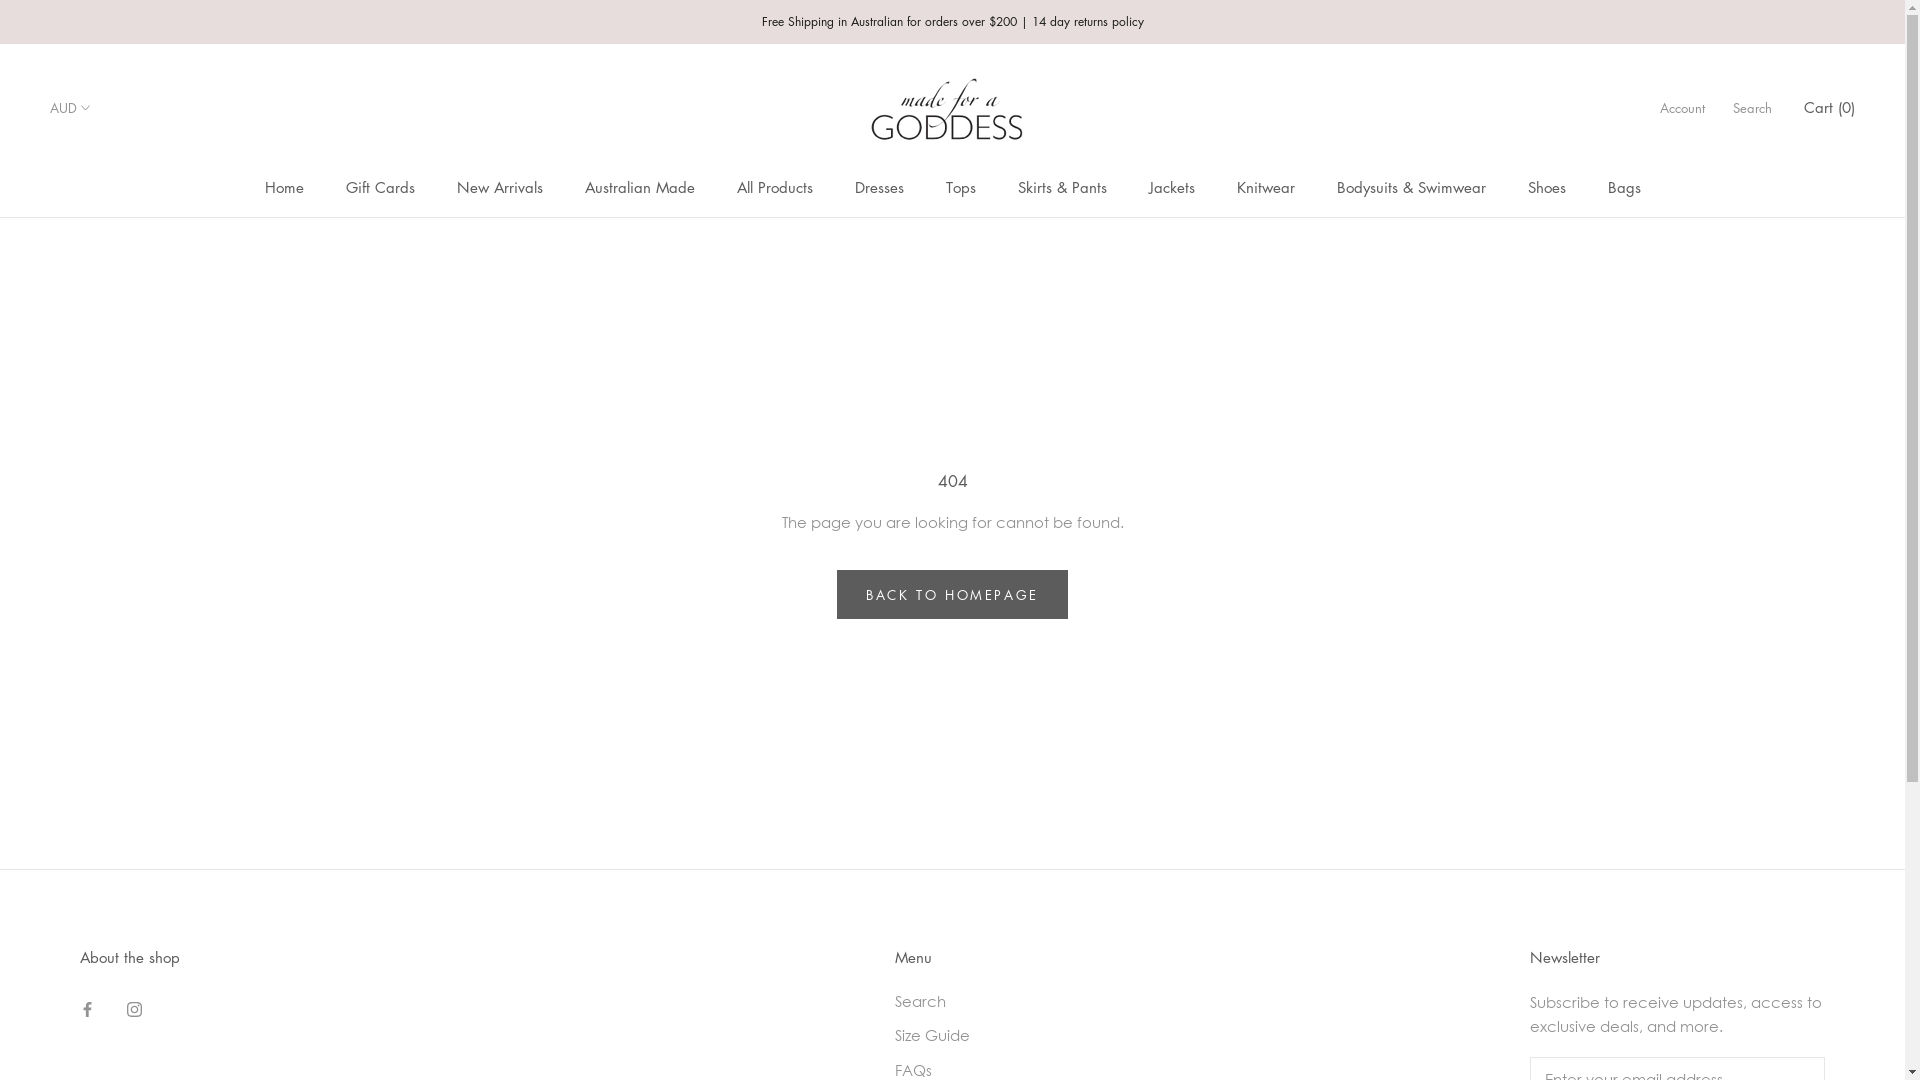 The width and height of the screenshot is (1920, 1080). Describe the element at coordinates (994, 1035) in the screenshot. I see `'Size Guide'` at that location.